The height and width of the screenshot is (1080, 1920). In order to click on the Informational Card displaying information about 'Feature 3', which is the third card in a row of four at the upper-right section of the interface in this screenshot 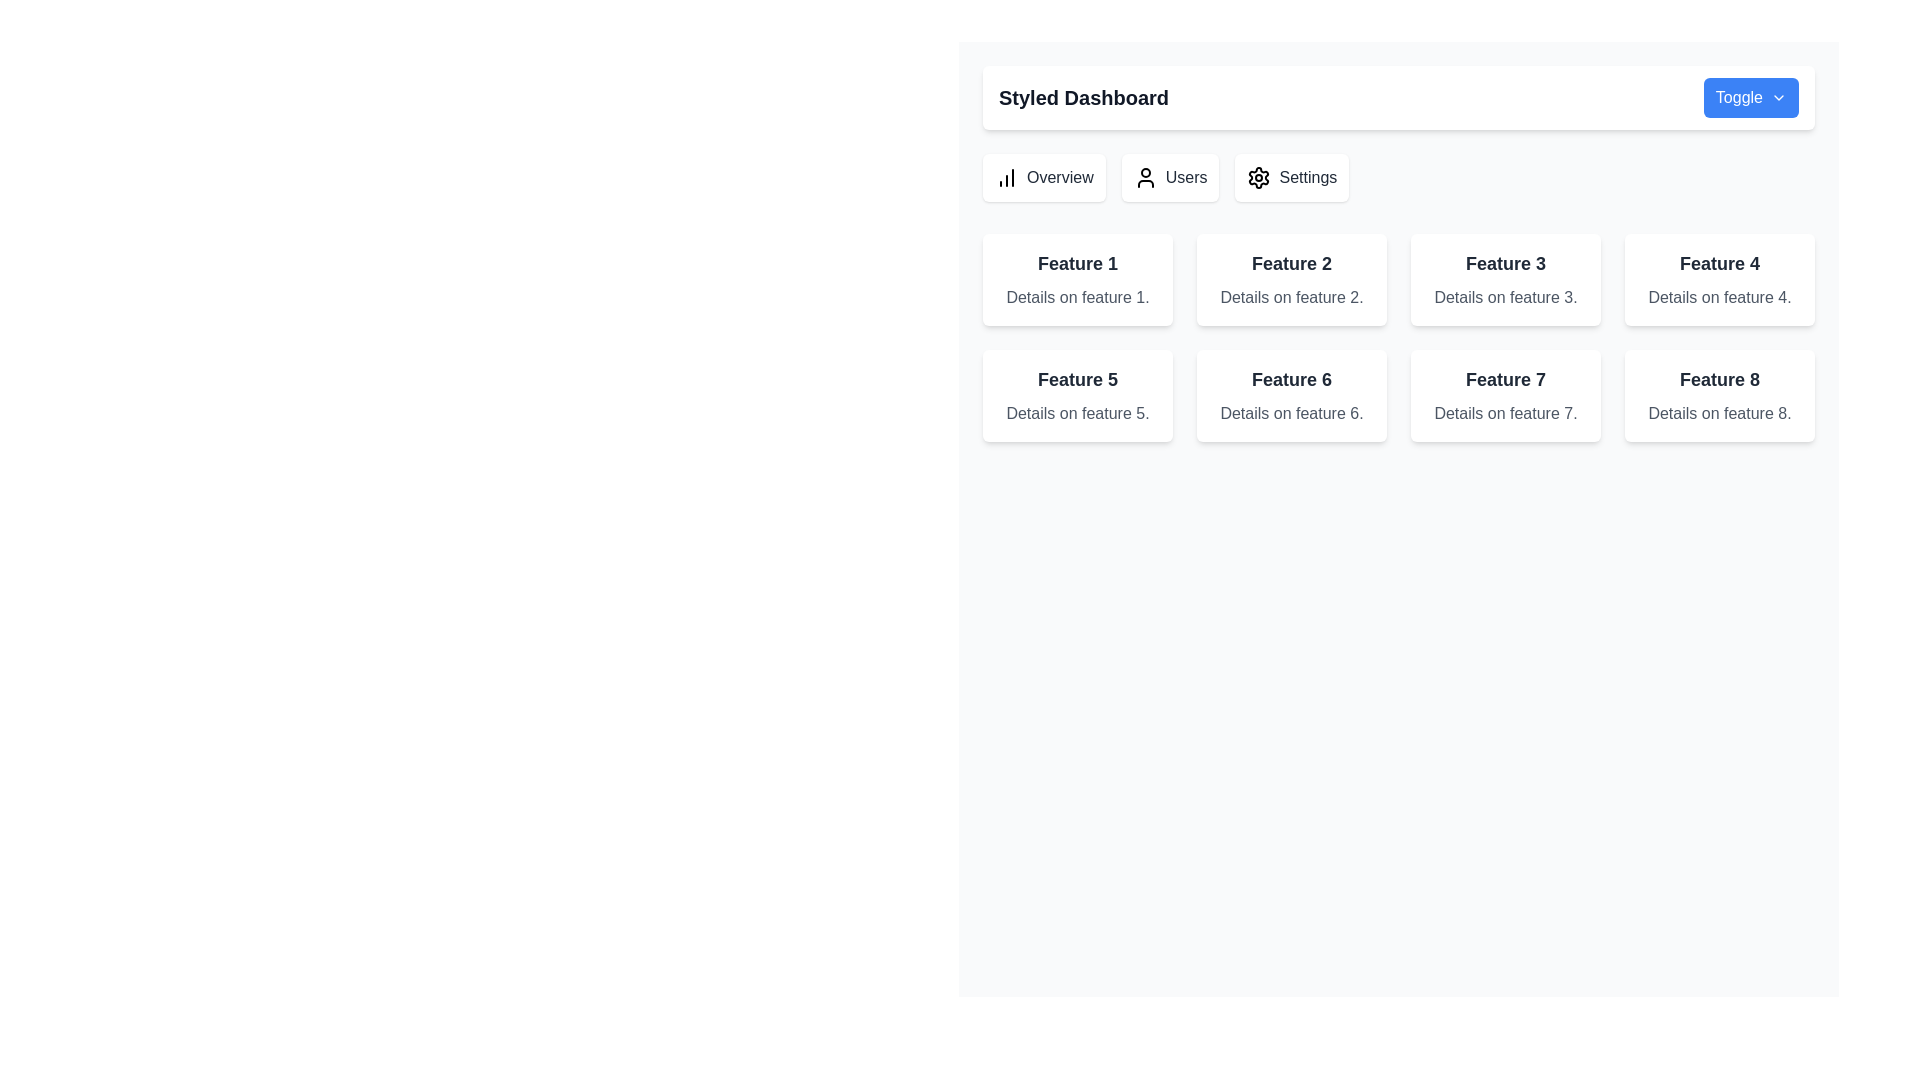, I will do `click(1506, 280)`.